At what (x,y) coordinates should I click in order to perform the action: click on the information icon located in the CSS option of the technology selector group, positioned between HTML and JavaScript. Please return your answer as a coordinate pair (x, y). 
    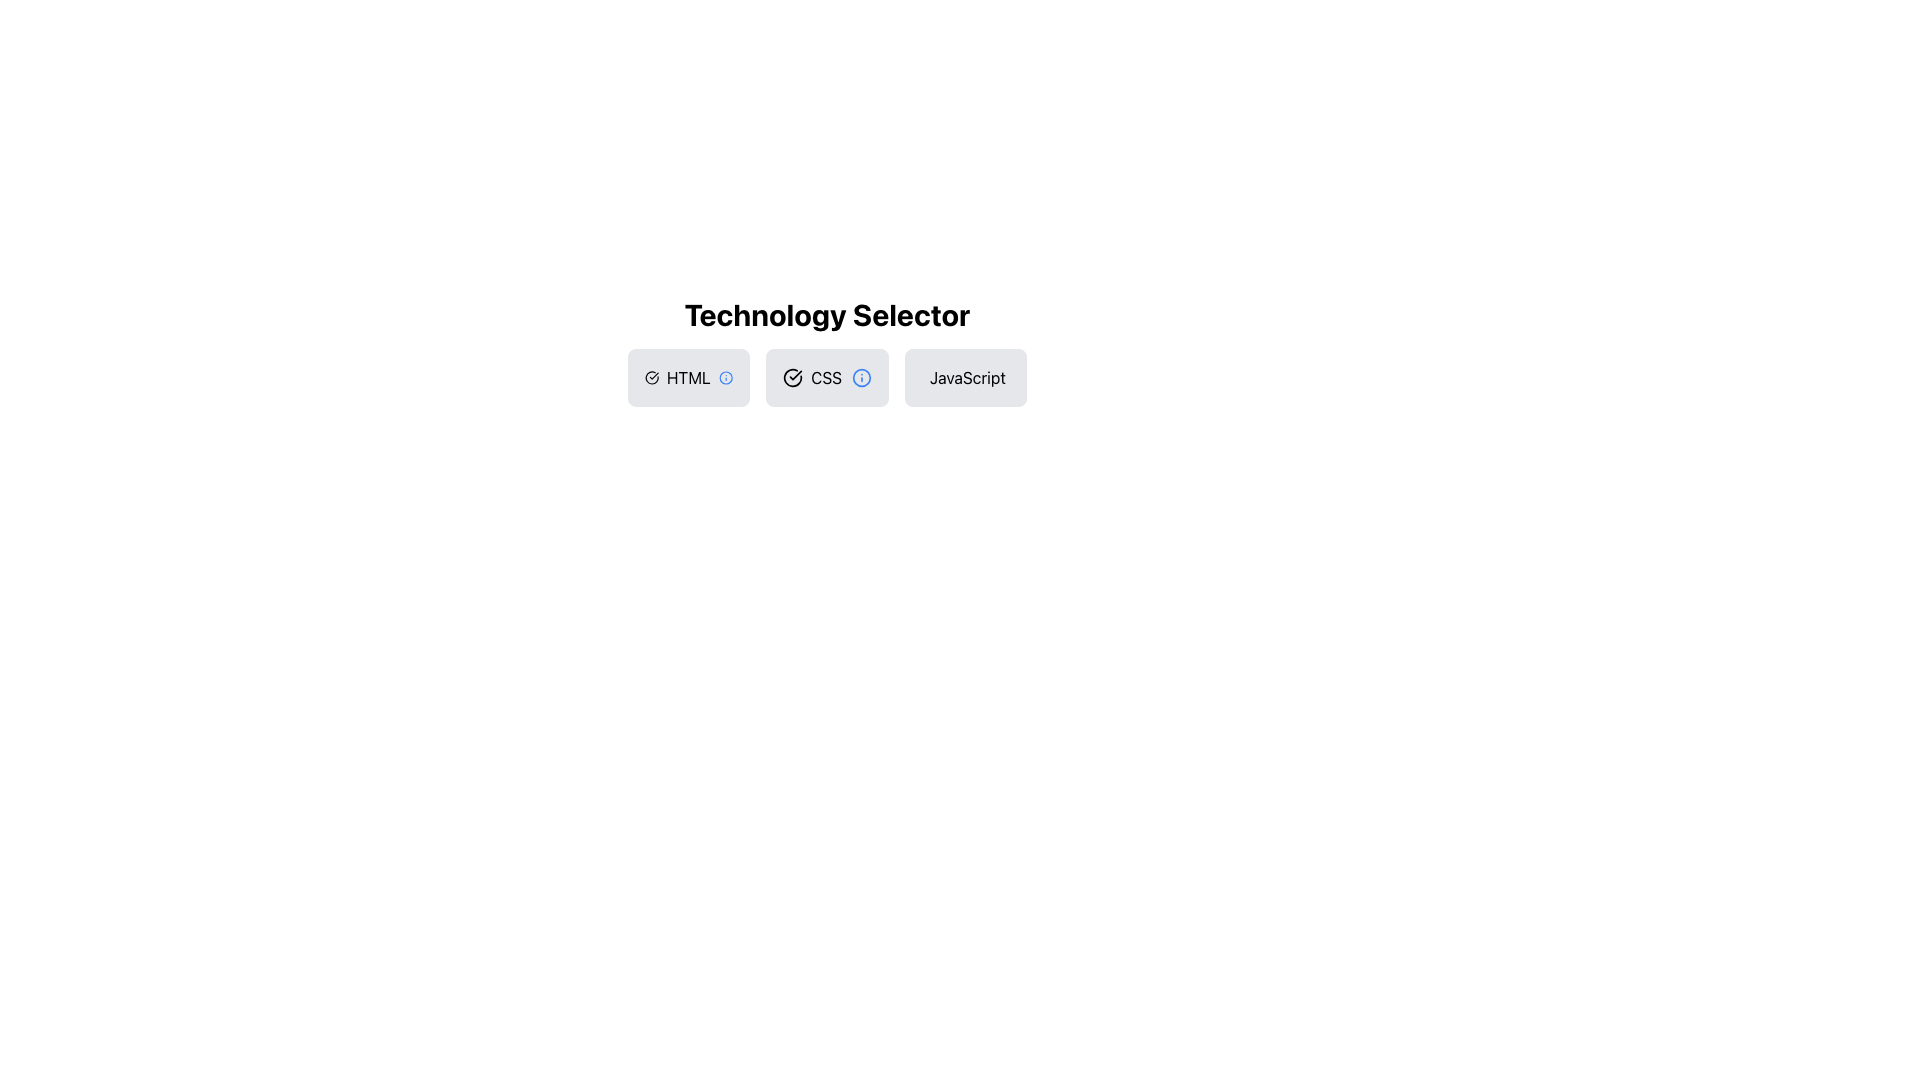
    Looking at the image, I should click on (861, 378).